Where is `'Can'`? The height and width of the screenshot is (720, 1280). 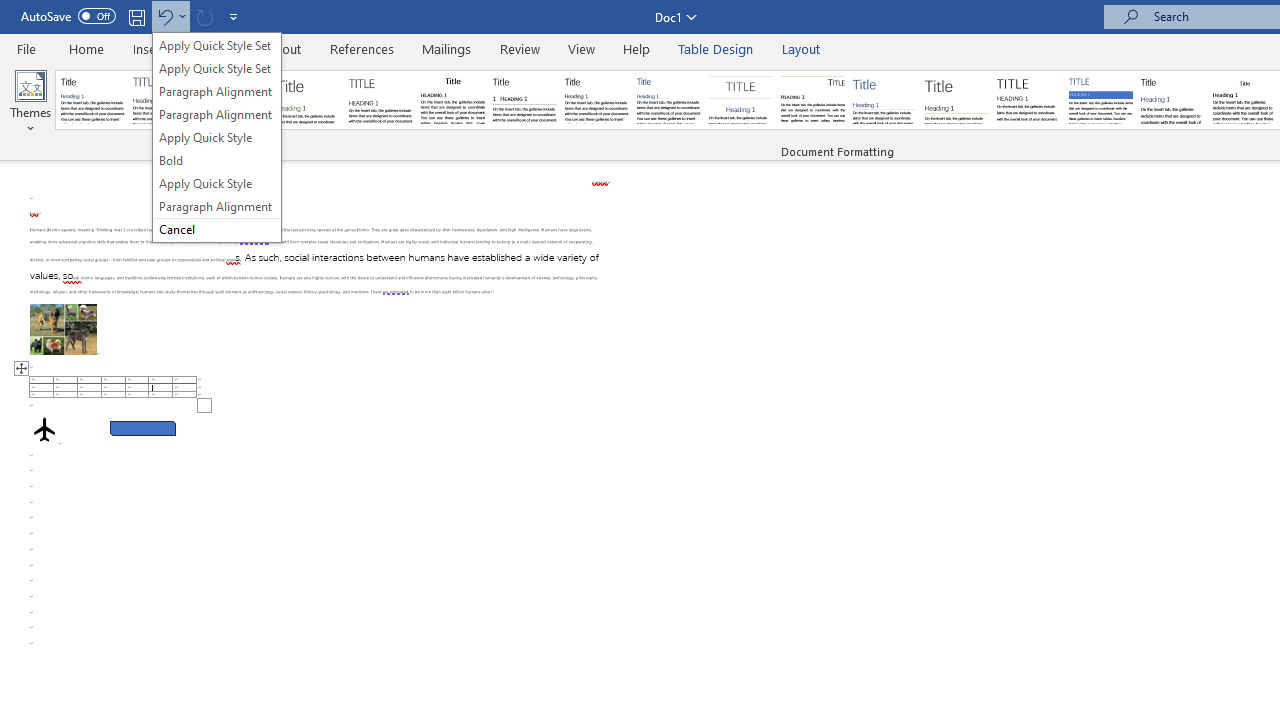 'Can' is located at coordinates (204, 16).